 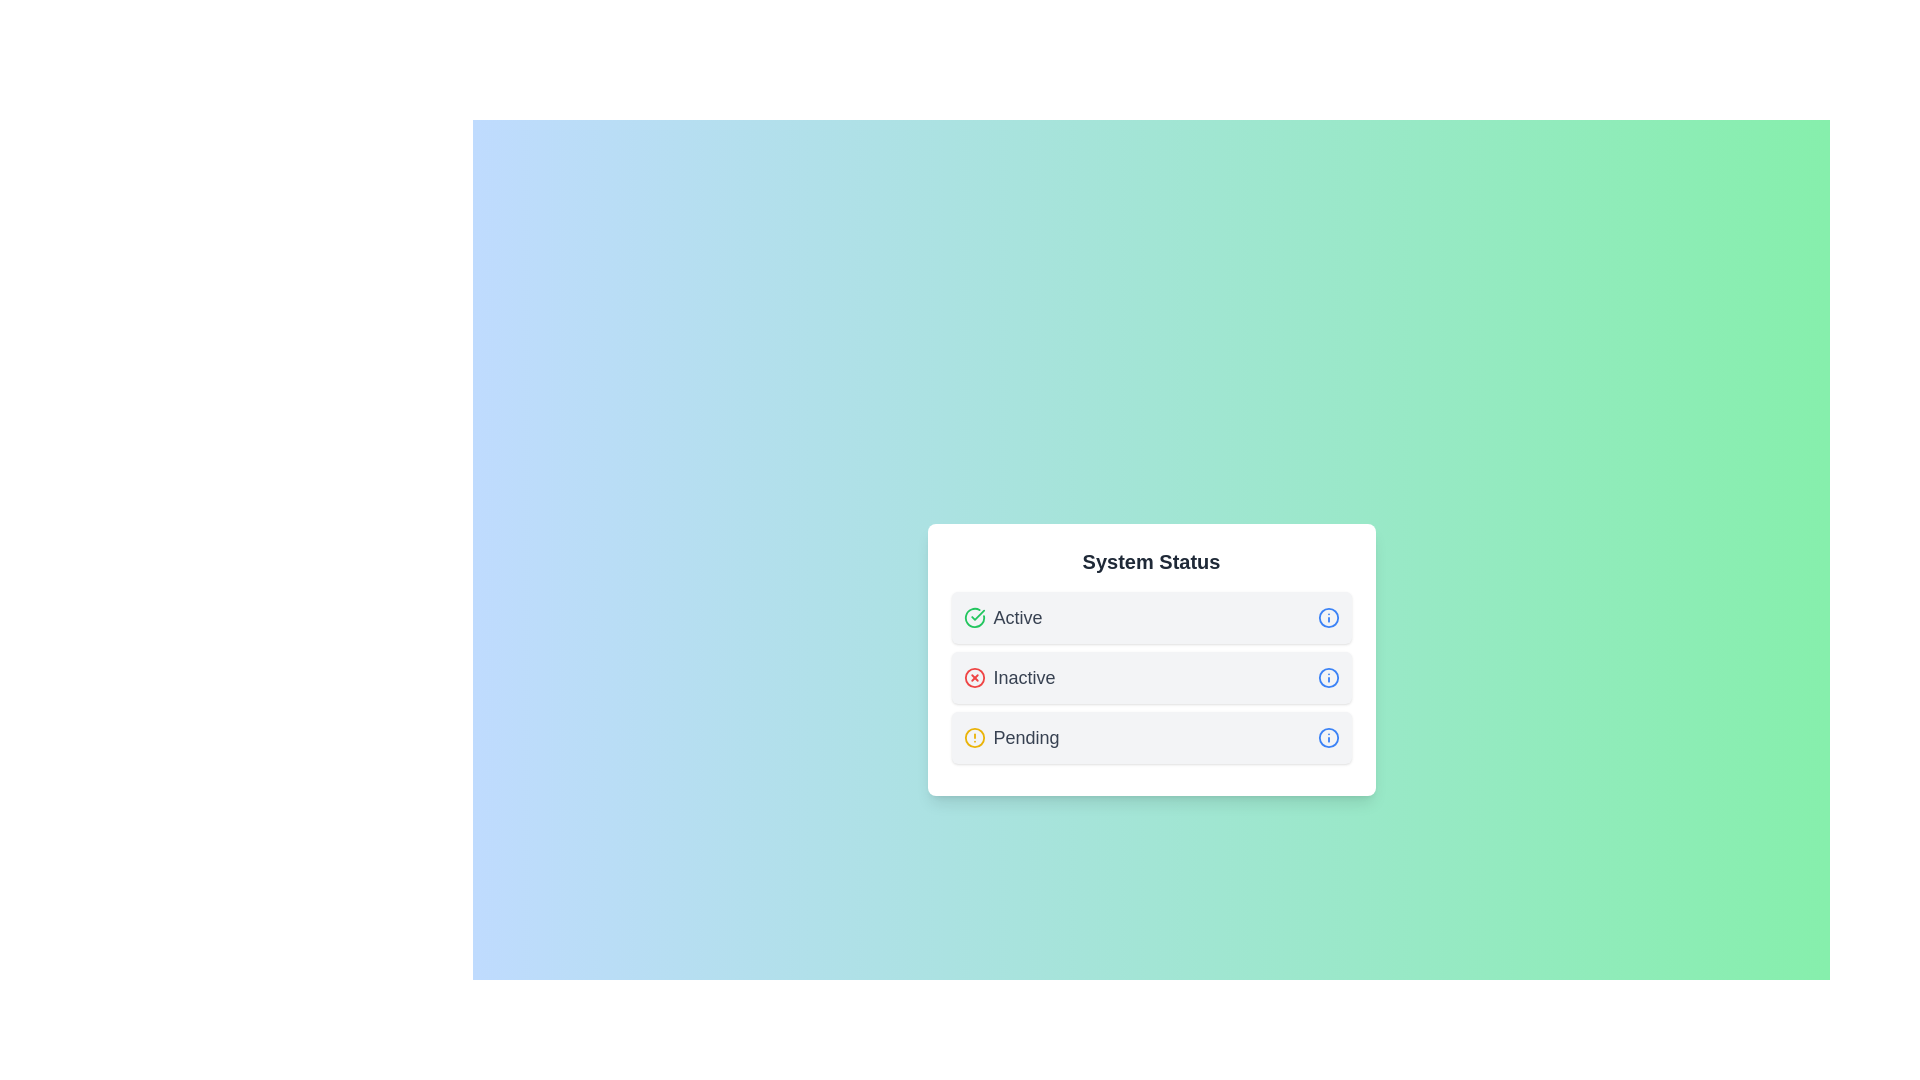 I want to click on the circular blue outlined icon with a centered dot in the 'Inactive' row of the status display, located near the text 'Inactive', so click(x=1328, y=677).